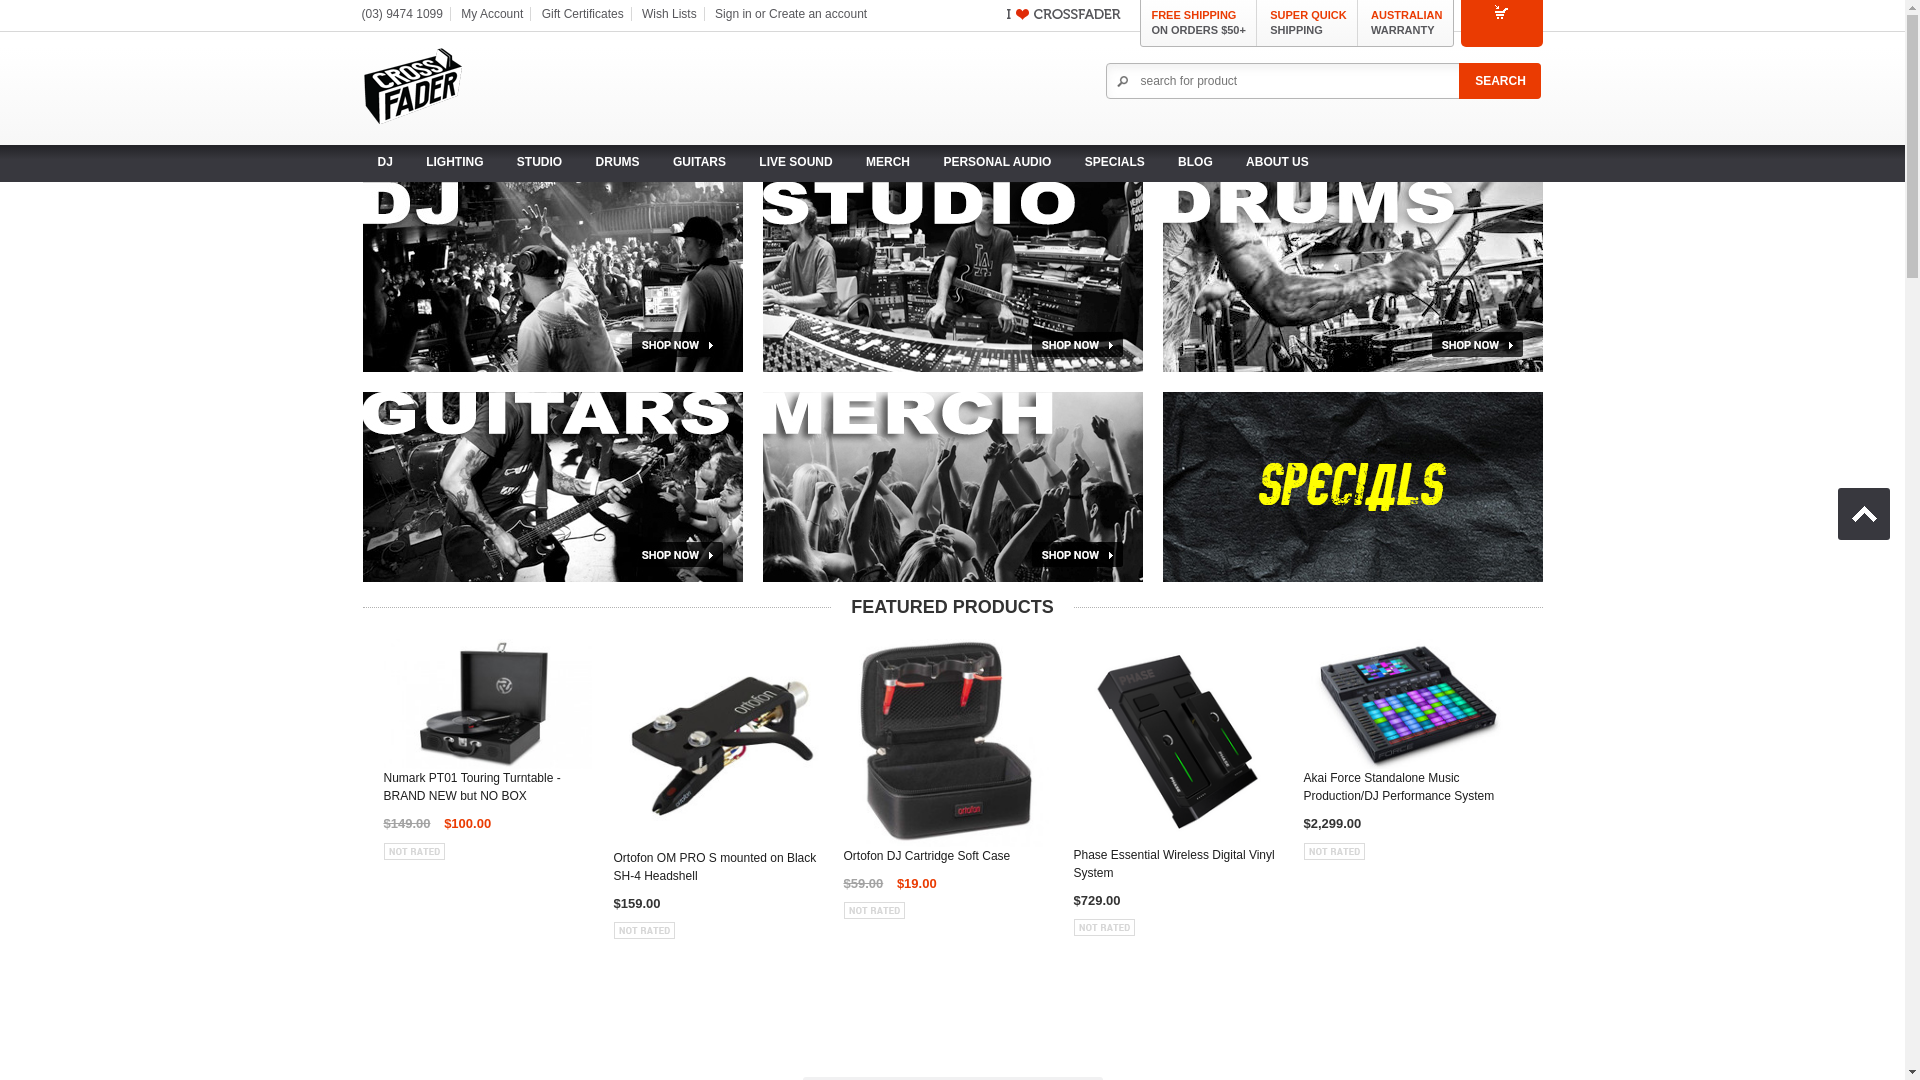 This screenshot has width=1920, height=1080. Describe the element at coordinates (794, 161) in the screenshot. I see `'LIVE SOUND'` at that location.